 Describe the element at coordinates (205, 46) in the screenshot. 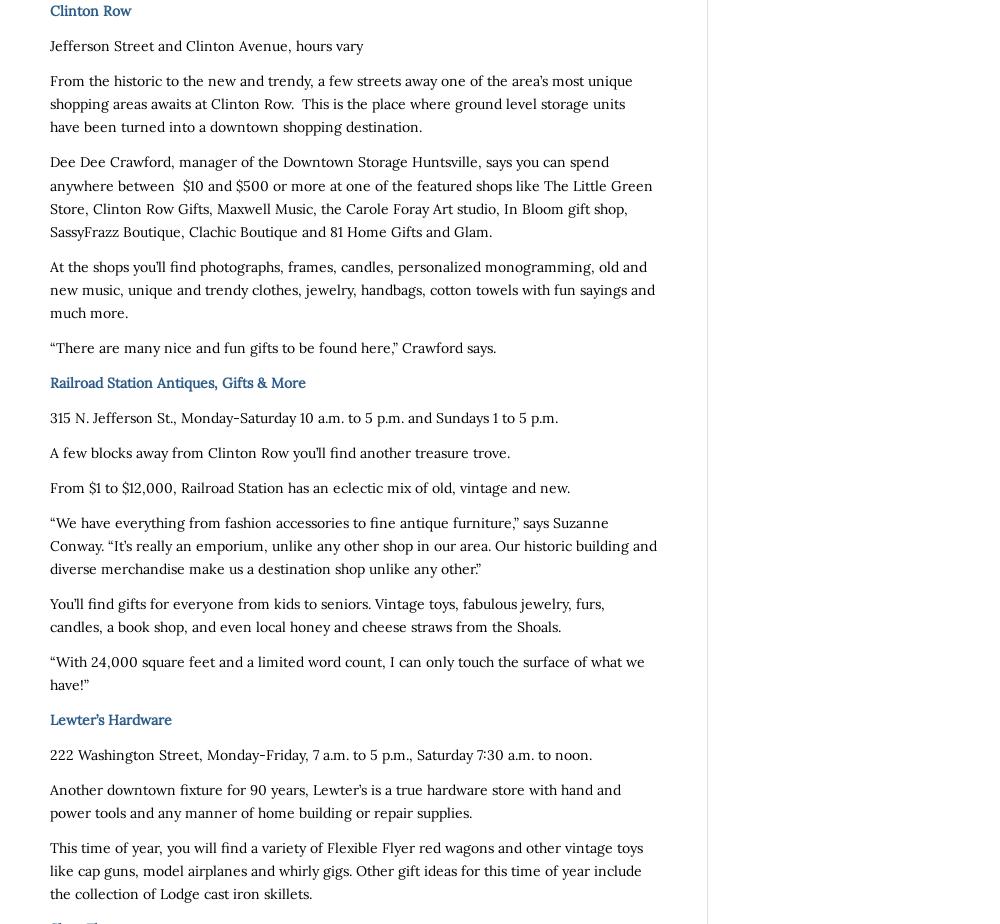

I see `'Jefferson Street and Clinton Avenue, hours vary'` at that location.